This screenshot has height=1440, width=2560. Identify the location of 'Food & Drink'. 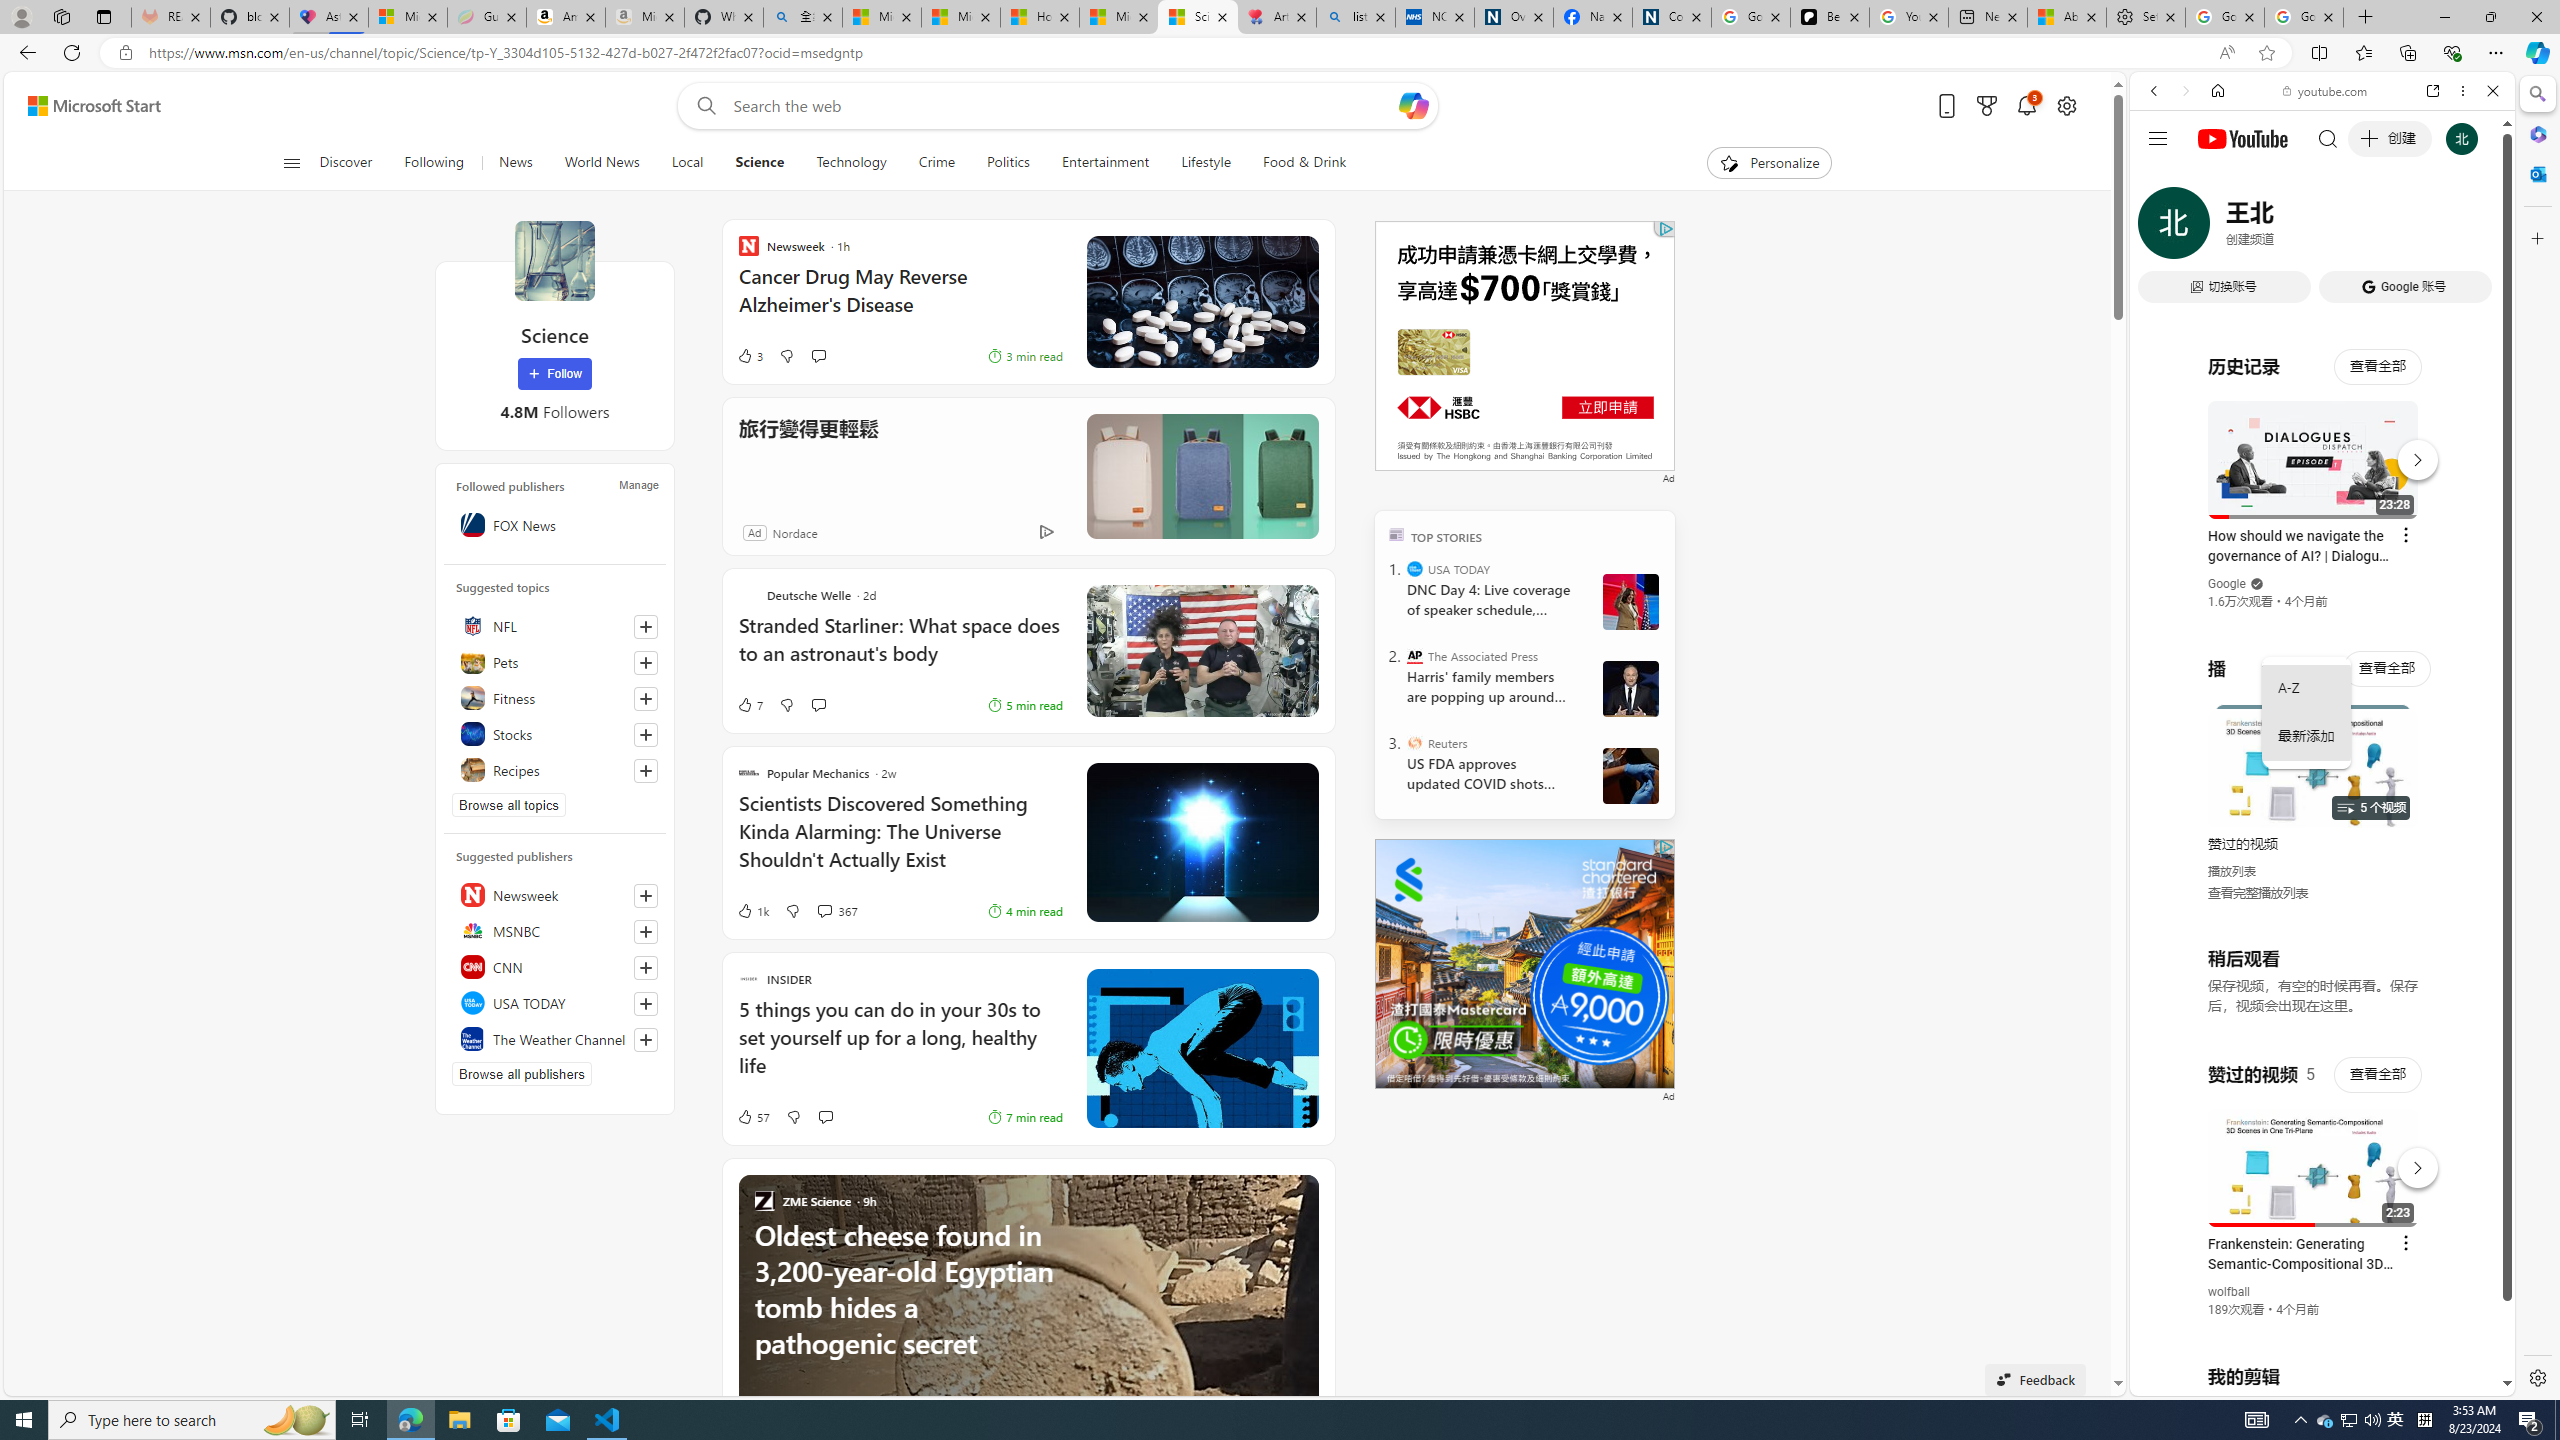
(1296, 162).